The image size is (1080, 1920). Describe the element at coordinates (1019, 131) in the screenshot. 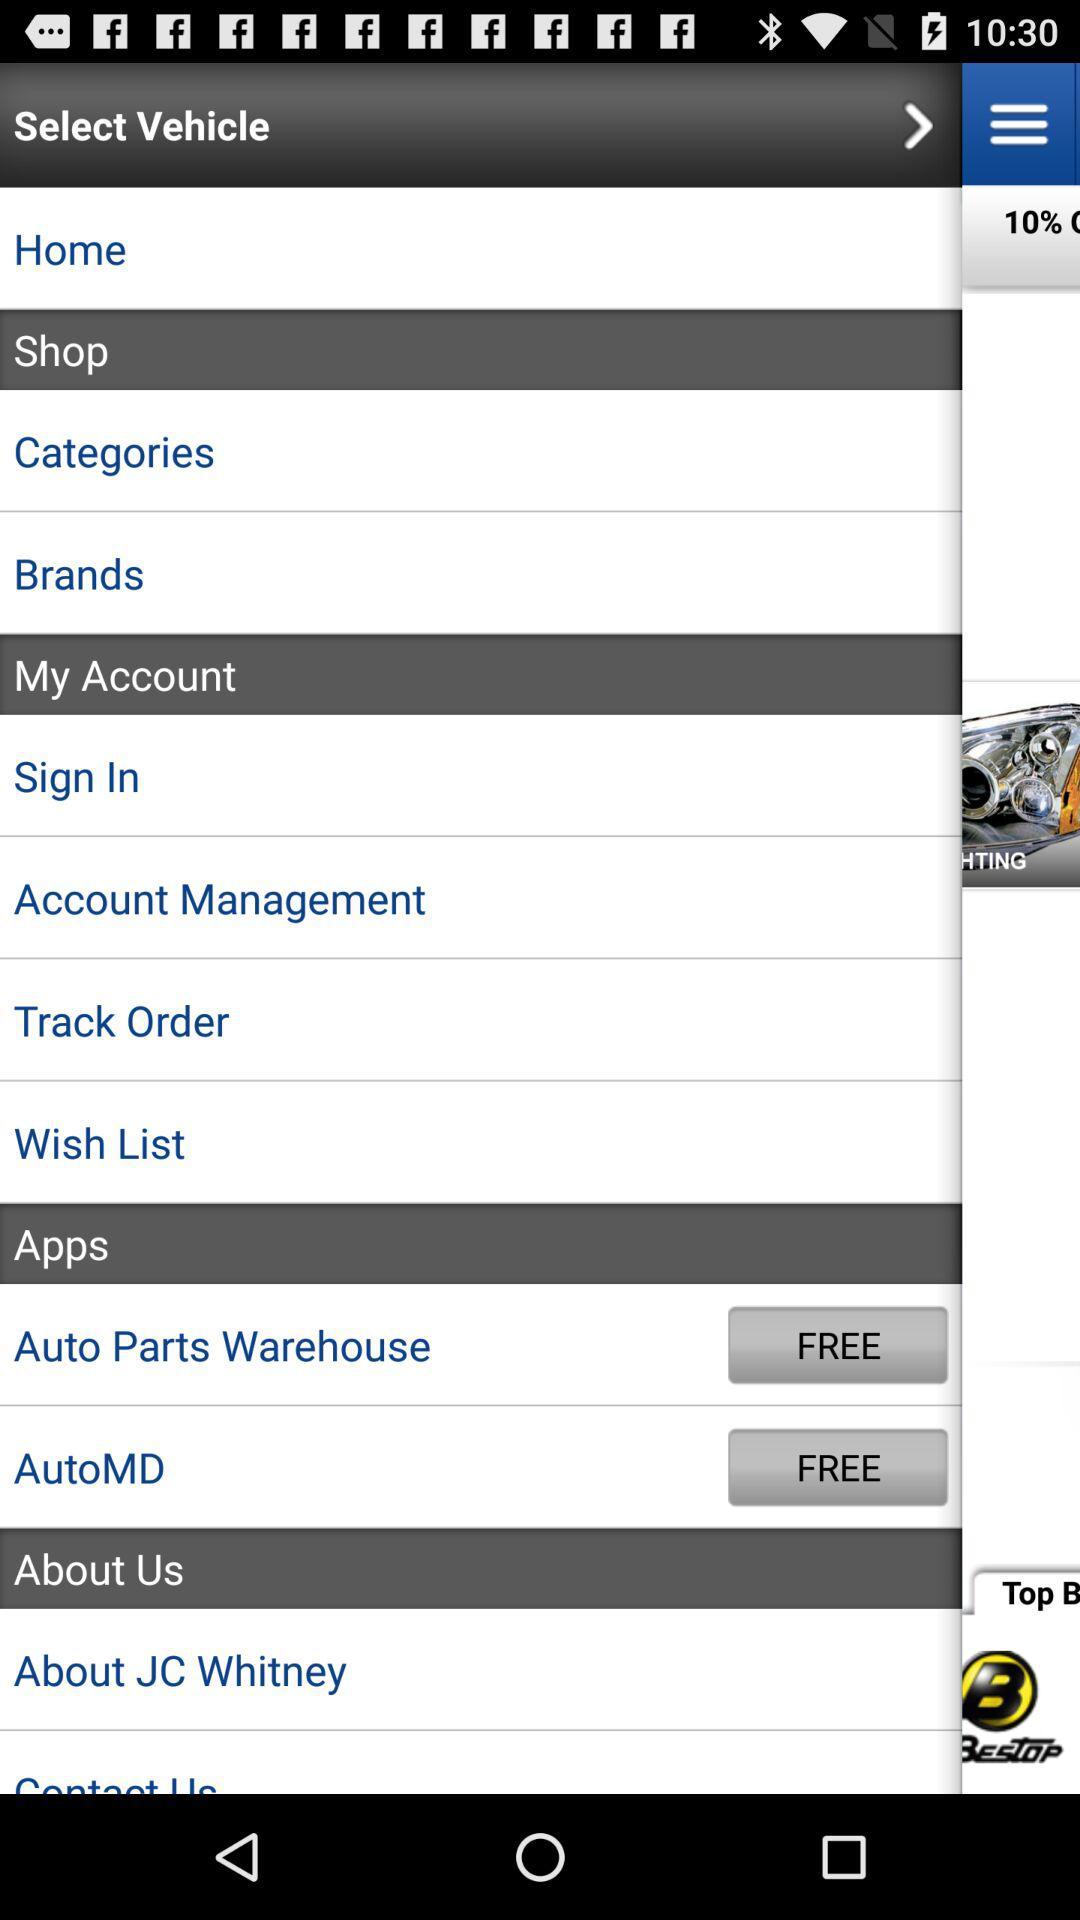

I see `the menu icon` at that location.